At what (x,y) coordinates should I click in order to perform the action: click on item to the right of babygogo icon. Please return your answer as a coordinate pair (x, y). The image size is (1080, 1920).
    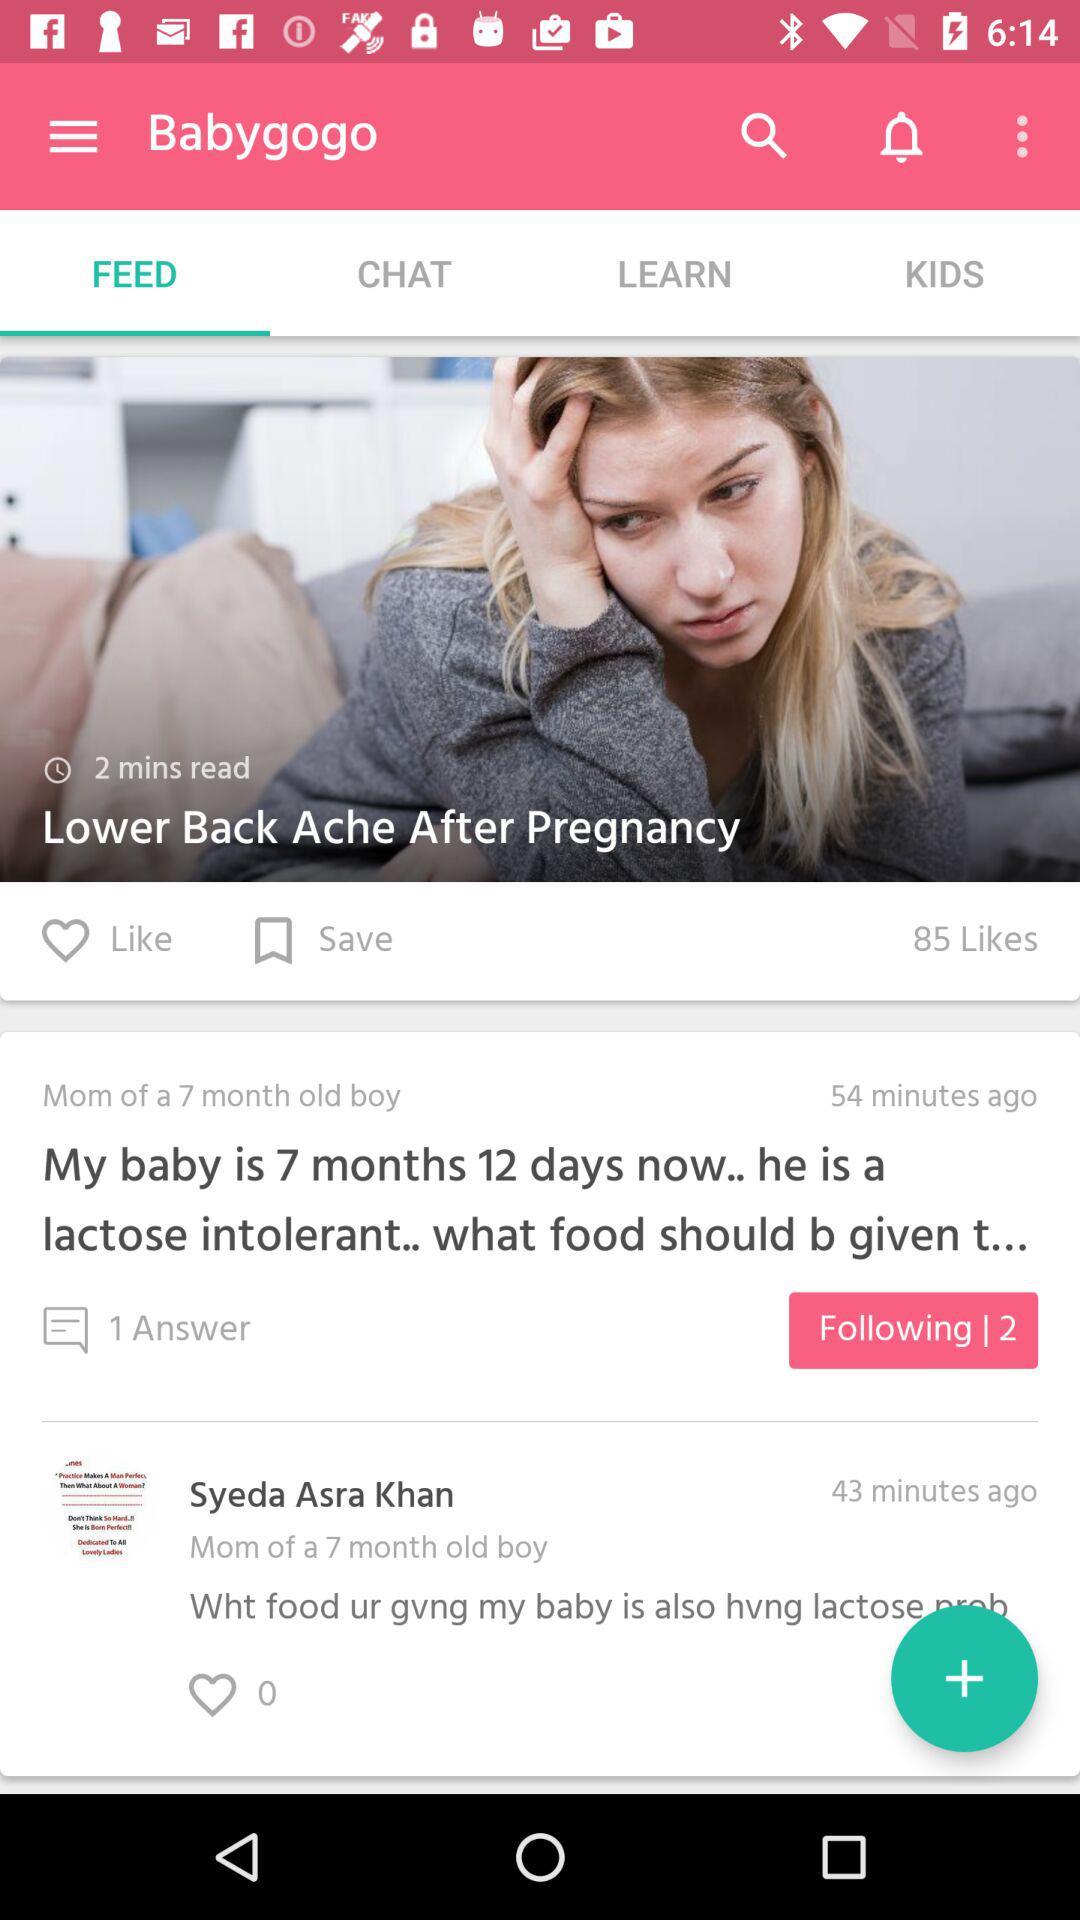
    Looking at the image, I should click on (764, 135).